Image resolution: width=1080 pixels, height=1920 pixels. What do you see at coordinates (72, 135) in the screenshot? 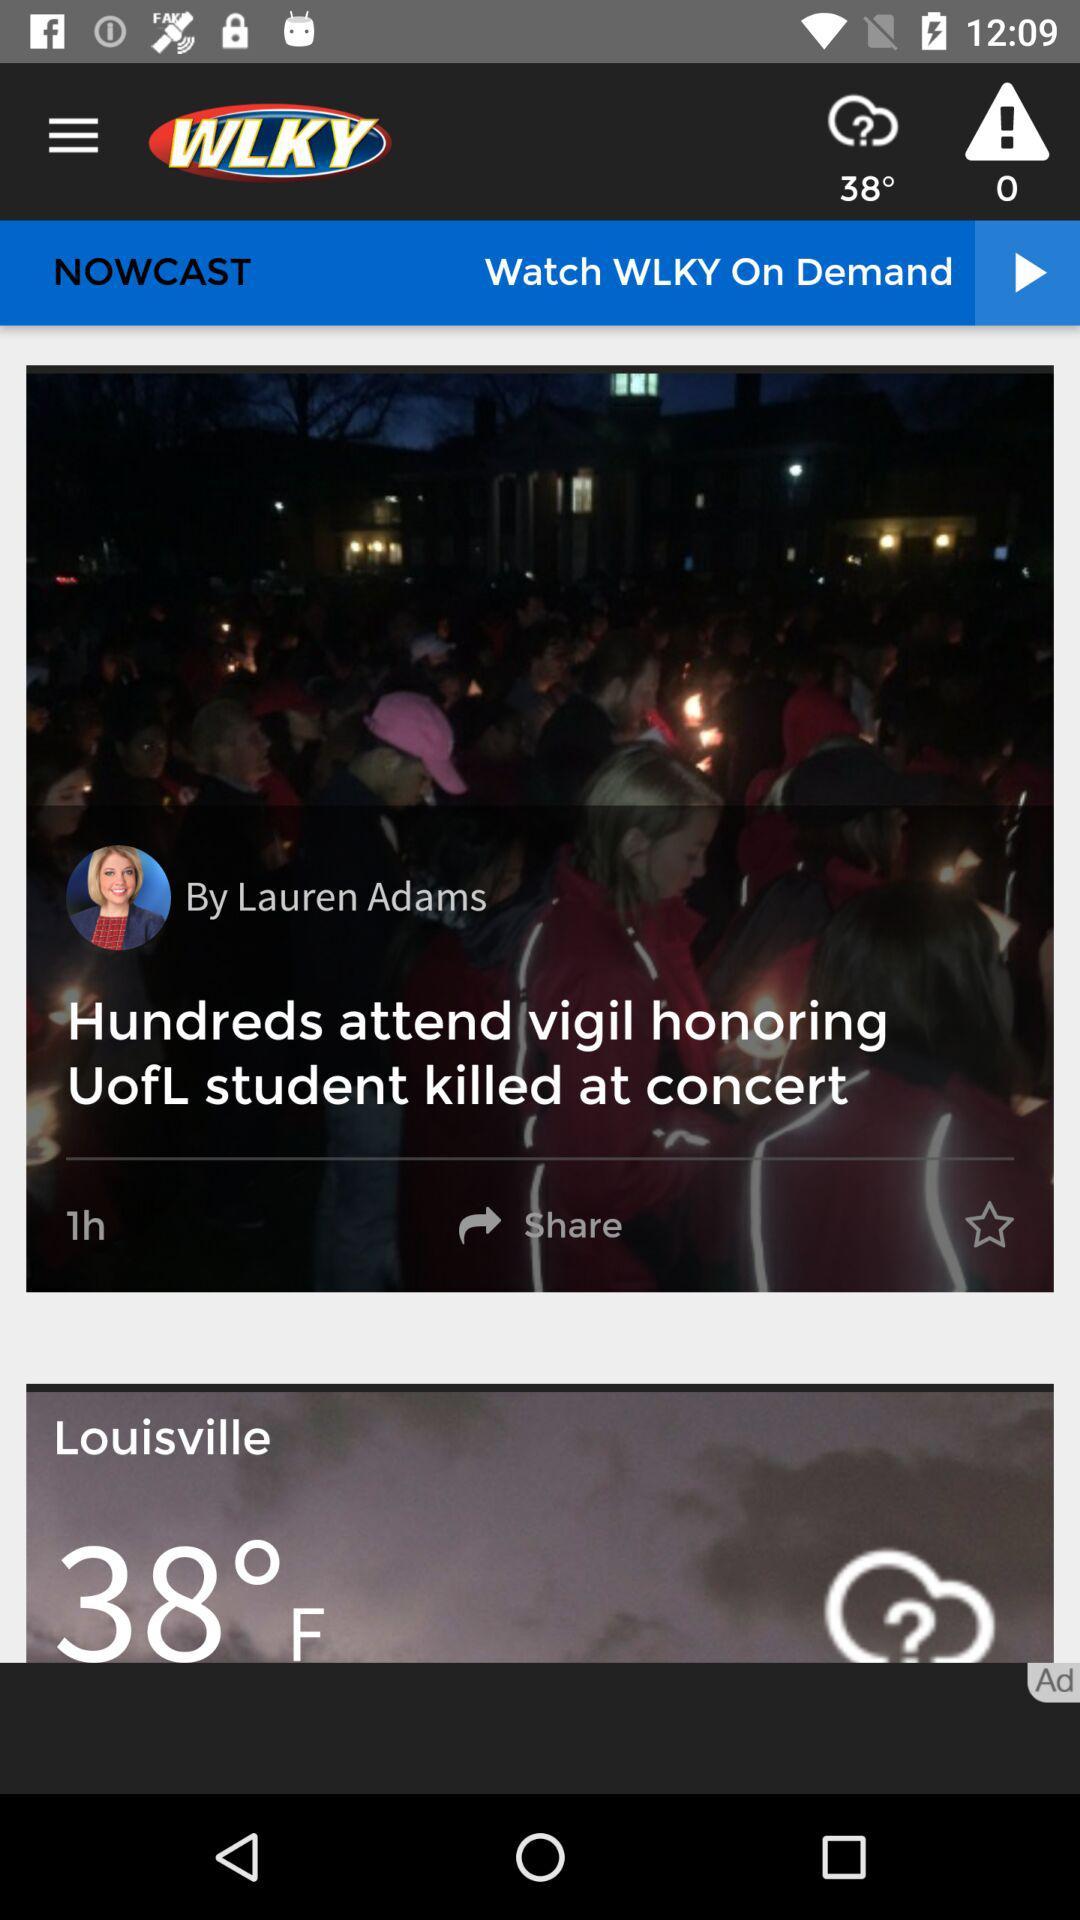
I see `icon above the nowcast icon` at bounding box center [72, 135].